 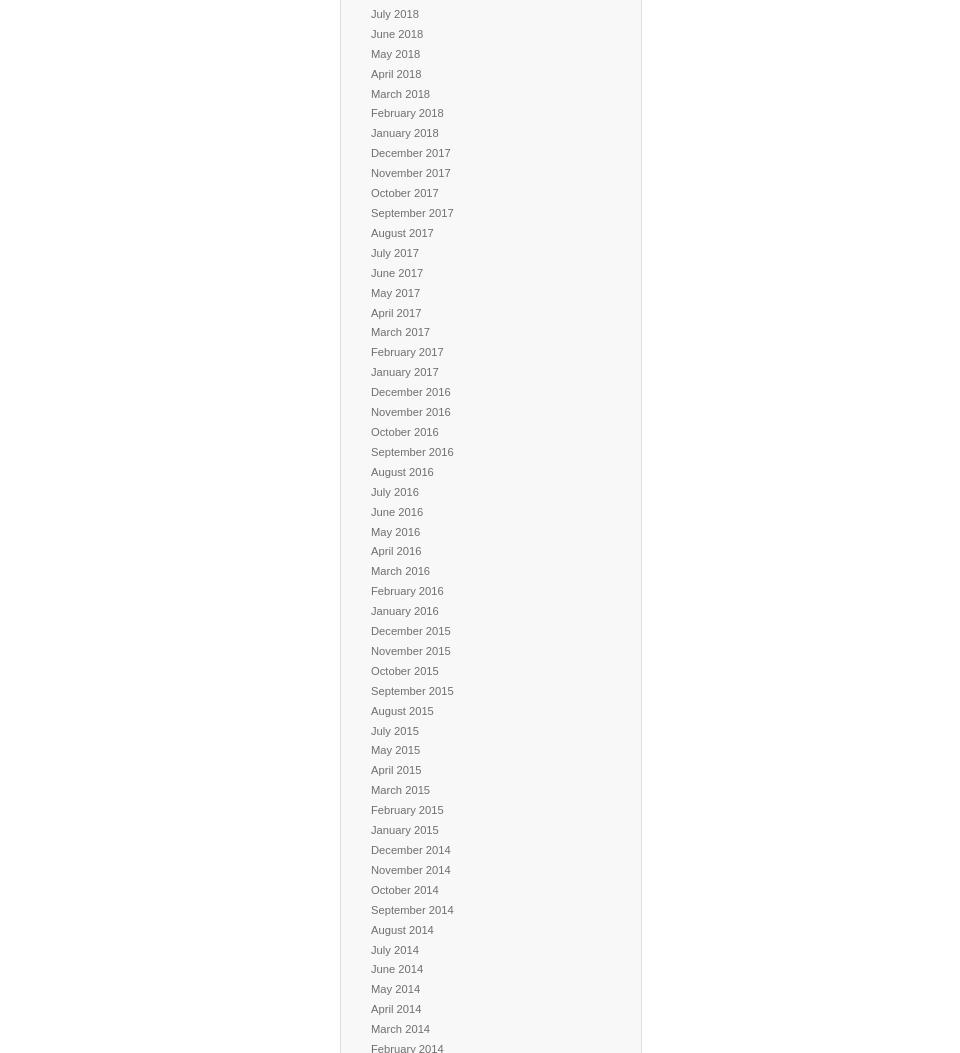 I want to click on 'May 2014', so click(x=370, y=988).